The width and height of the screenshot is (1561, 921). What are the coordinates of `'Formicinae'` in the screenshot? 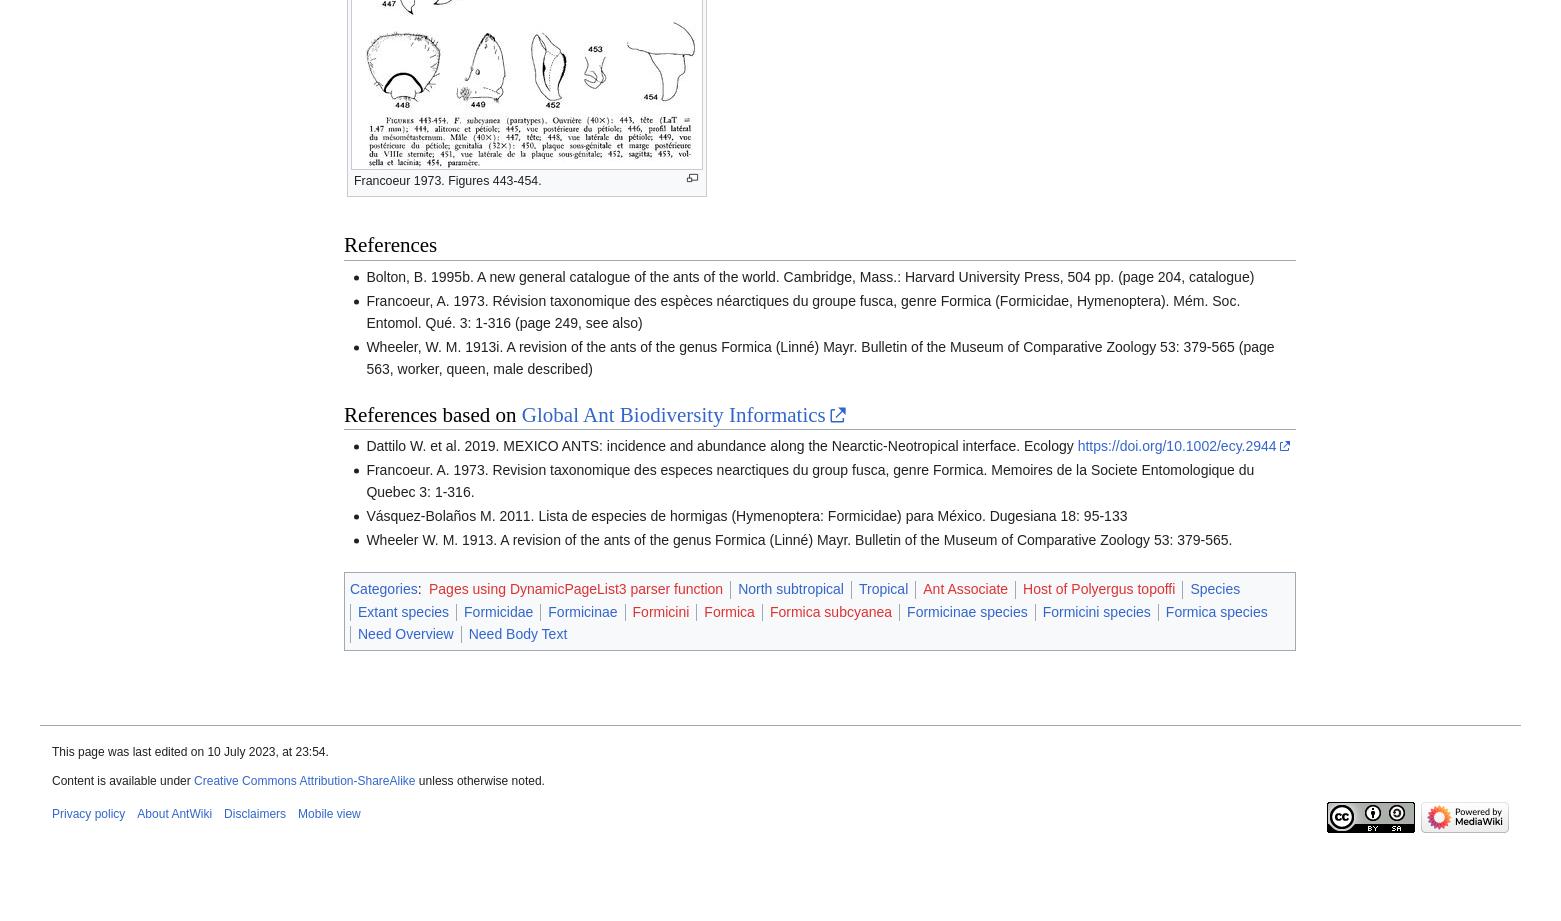 It's located at (548, 609).